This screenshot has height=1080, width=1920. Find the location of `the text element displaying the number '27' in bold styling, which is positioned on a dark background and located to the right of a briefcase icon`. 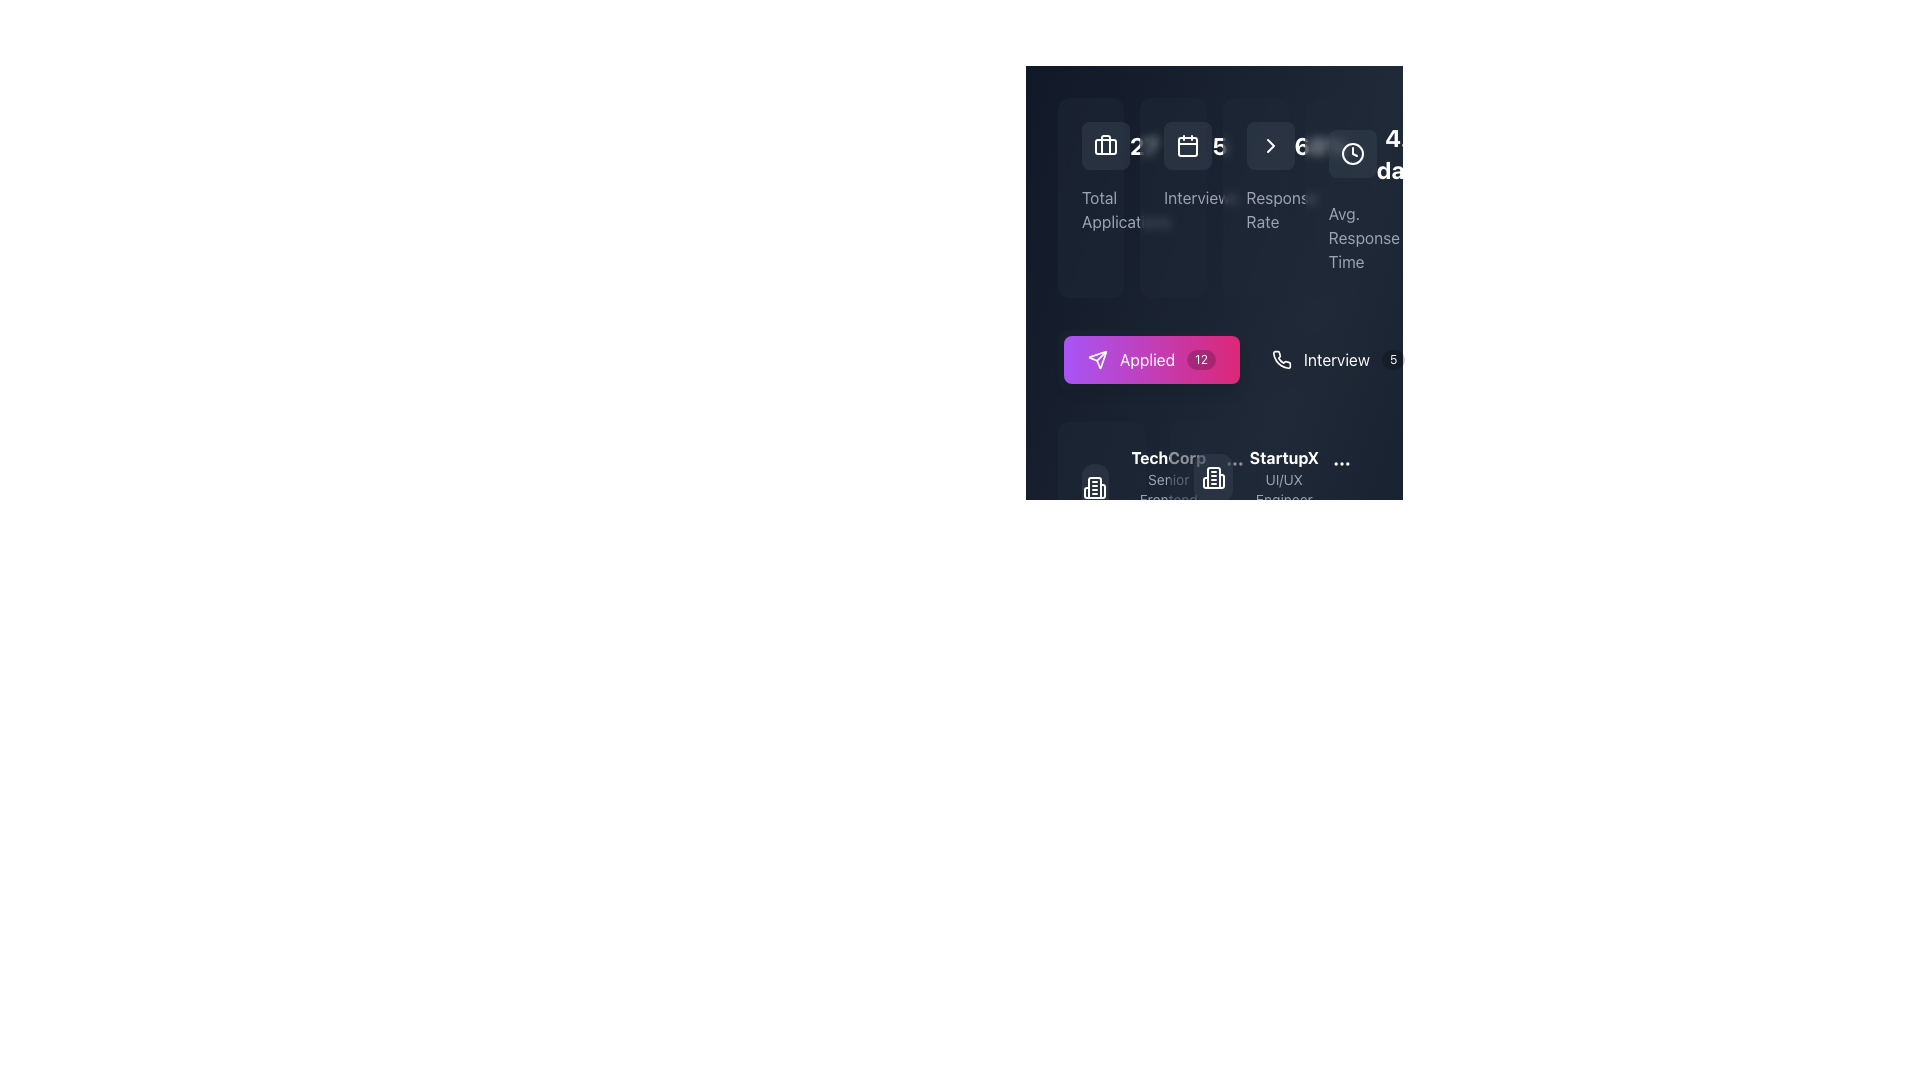

the text element displaying the number '27' in bold styling, which is positioned on a dark background and located to the right of a briefcase icon is located at coordinates (1144, 145).